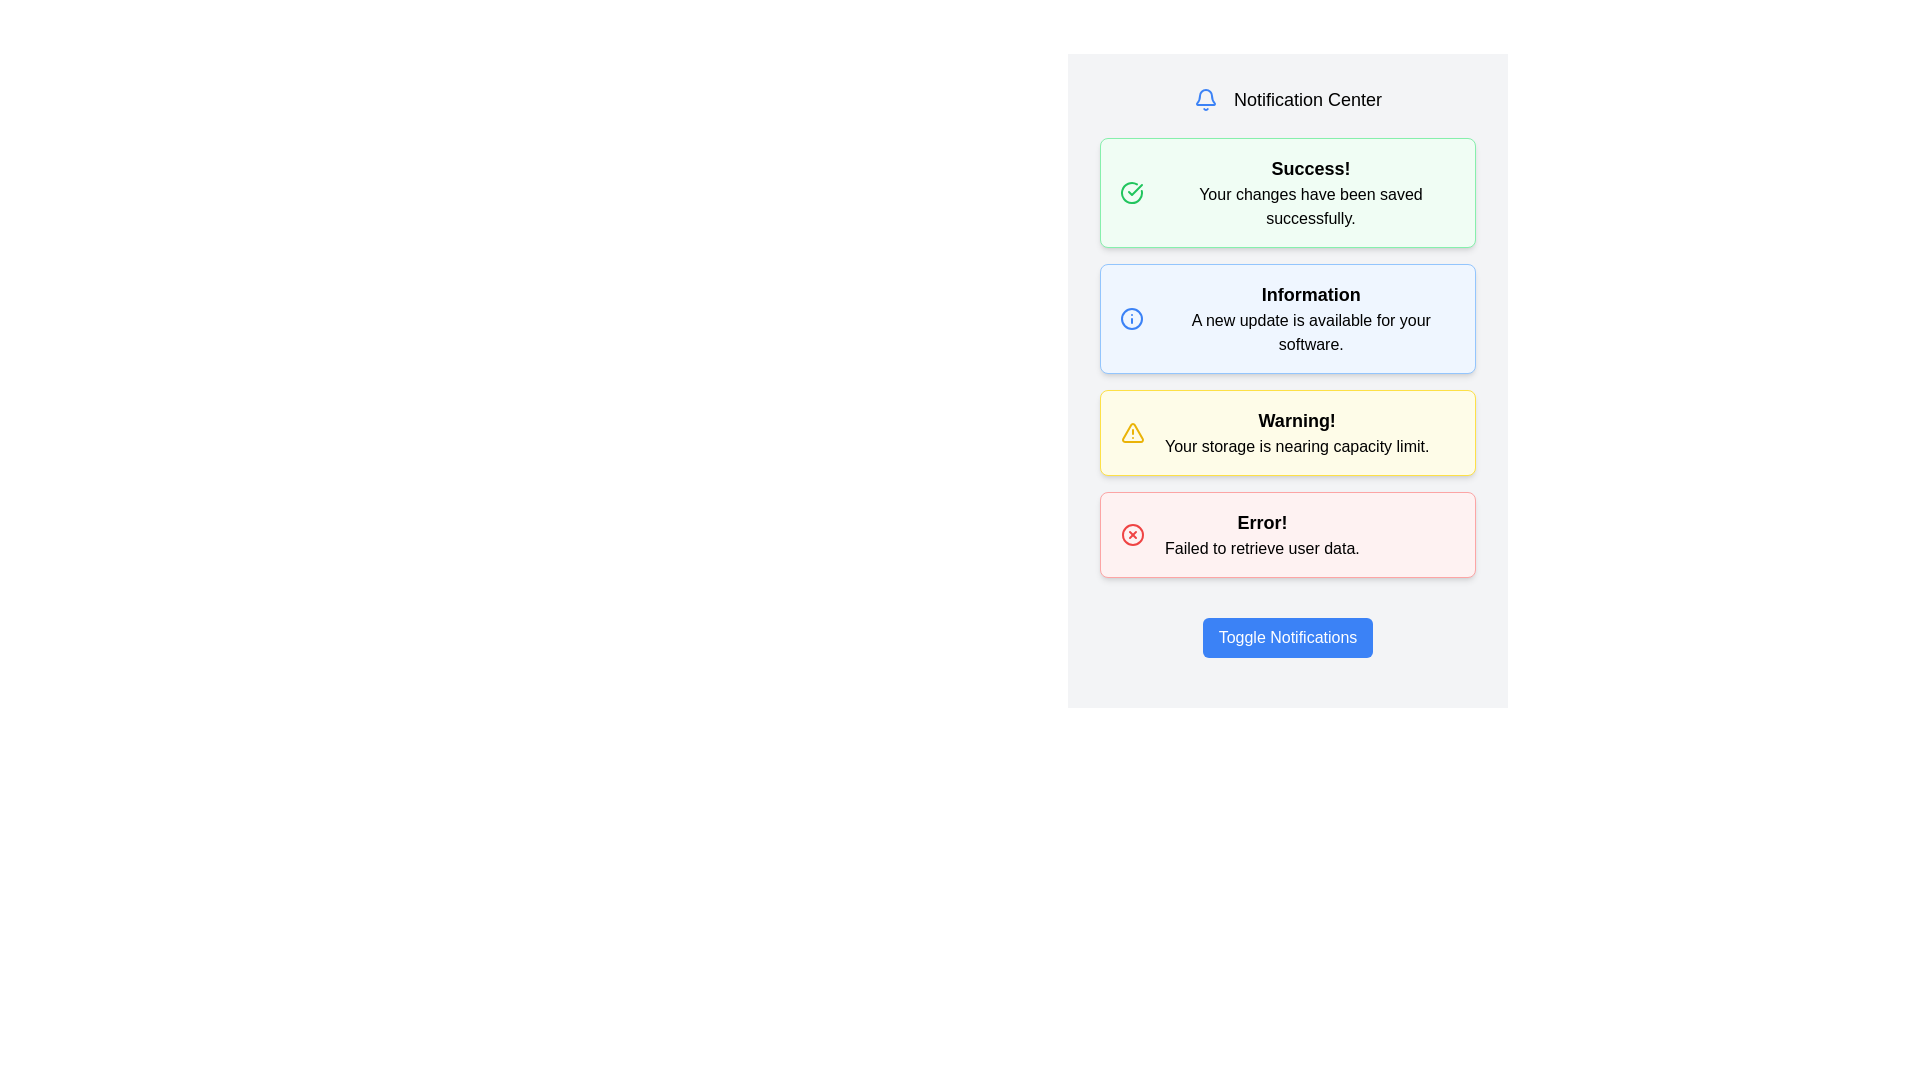 This screenshot has height=1080, width=1920. I want to click on the warning icon located within the yellow notification box that indicates 'Warning! Your storage is nearing capacity limit.' The icon is positioned to the left of the text and is centered vertically in the box, so click(1132, 431).